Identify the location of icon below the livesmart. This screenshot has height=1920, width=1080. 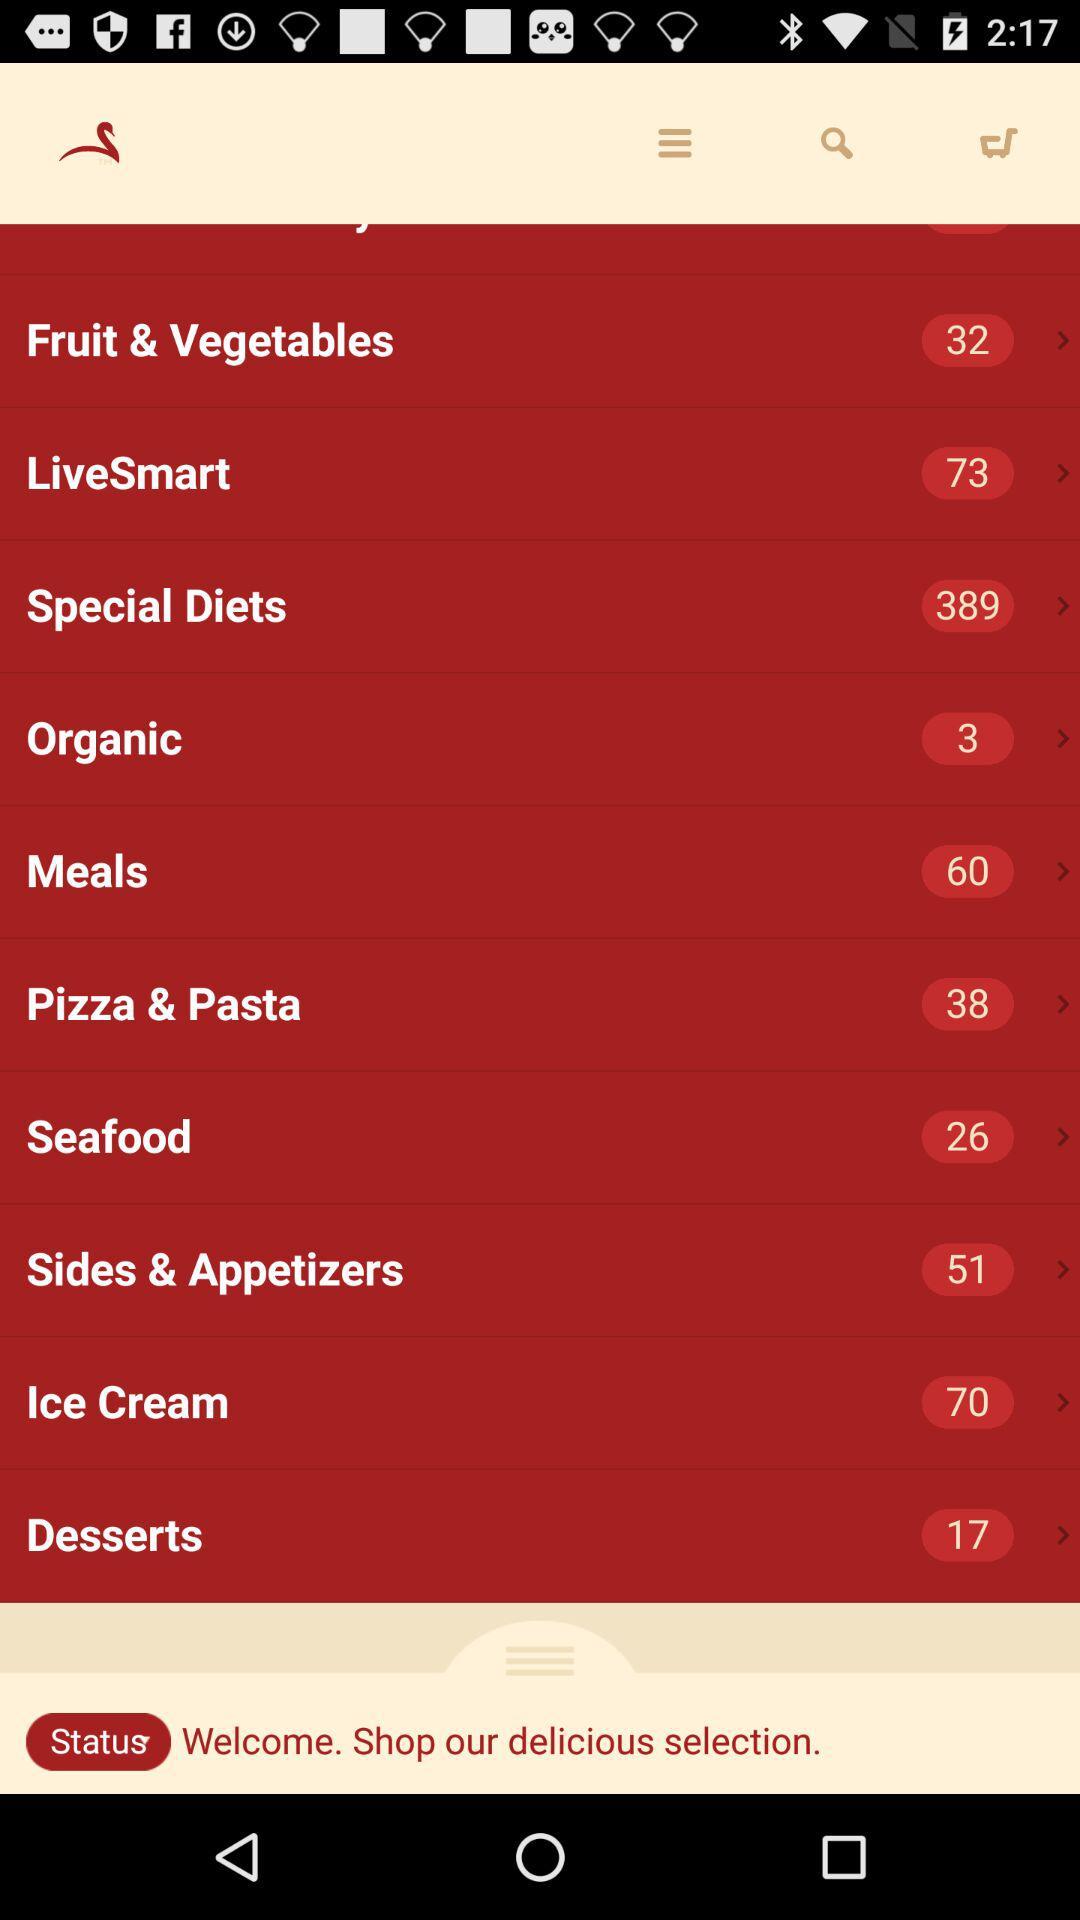
(553, 605).